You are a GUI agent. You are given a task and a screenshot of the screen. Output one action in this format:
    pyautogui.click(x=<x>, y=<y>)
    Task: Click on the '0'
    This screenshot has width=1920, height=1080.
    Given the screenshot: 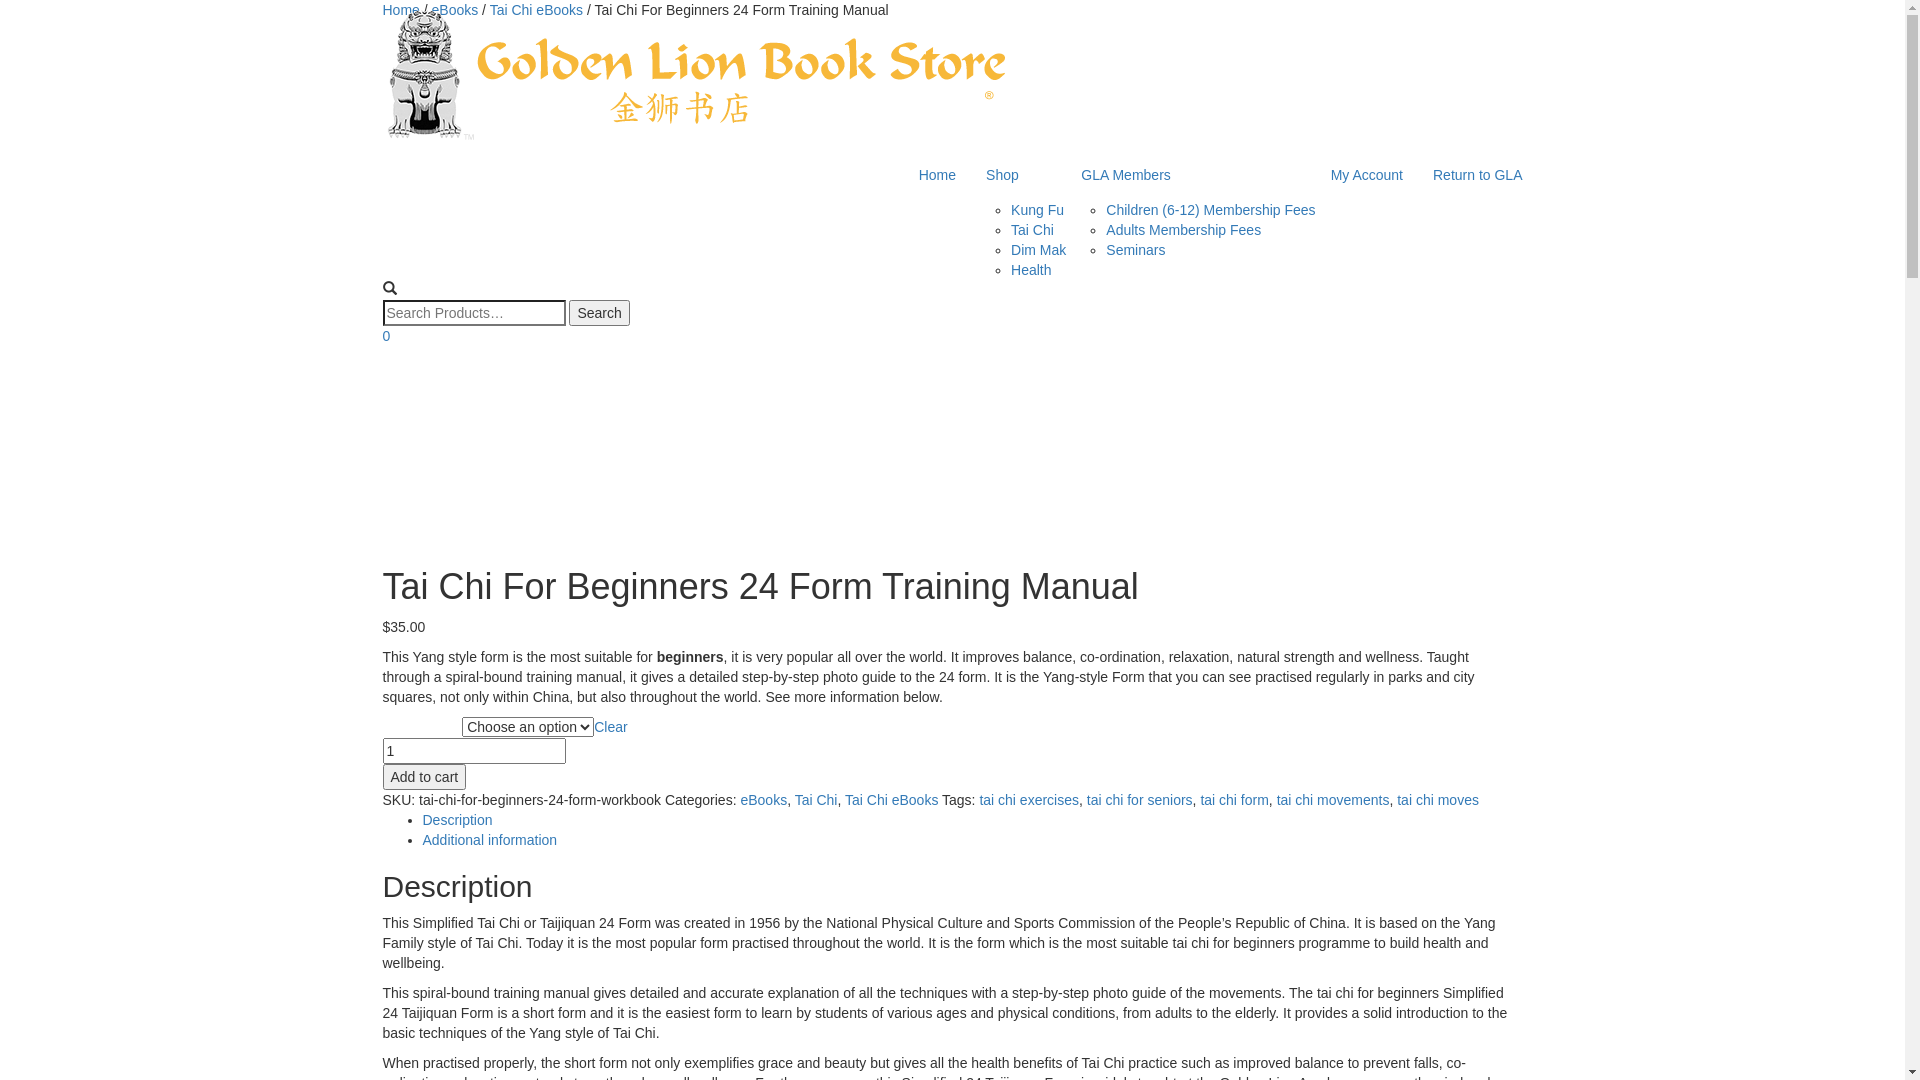 What is the action you would take?
    pyautogui.click(x=385, y=334)
    